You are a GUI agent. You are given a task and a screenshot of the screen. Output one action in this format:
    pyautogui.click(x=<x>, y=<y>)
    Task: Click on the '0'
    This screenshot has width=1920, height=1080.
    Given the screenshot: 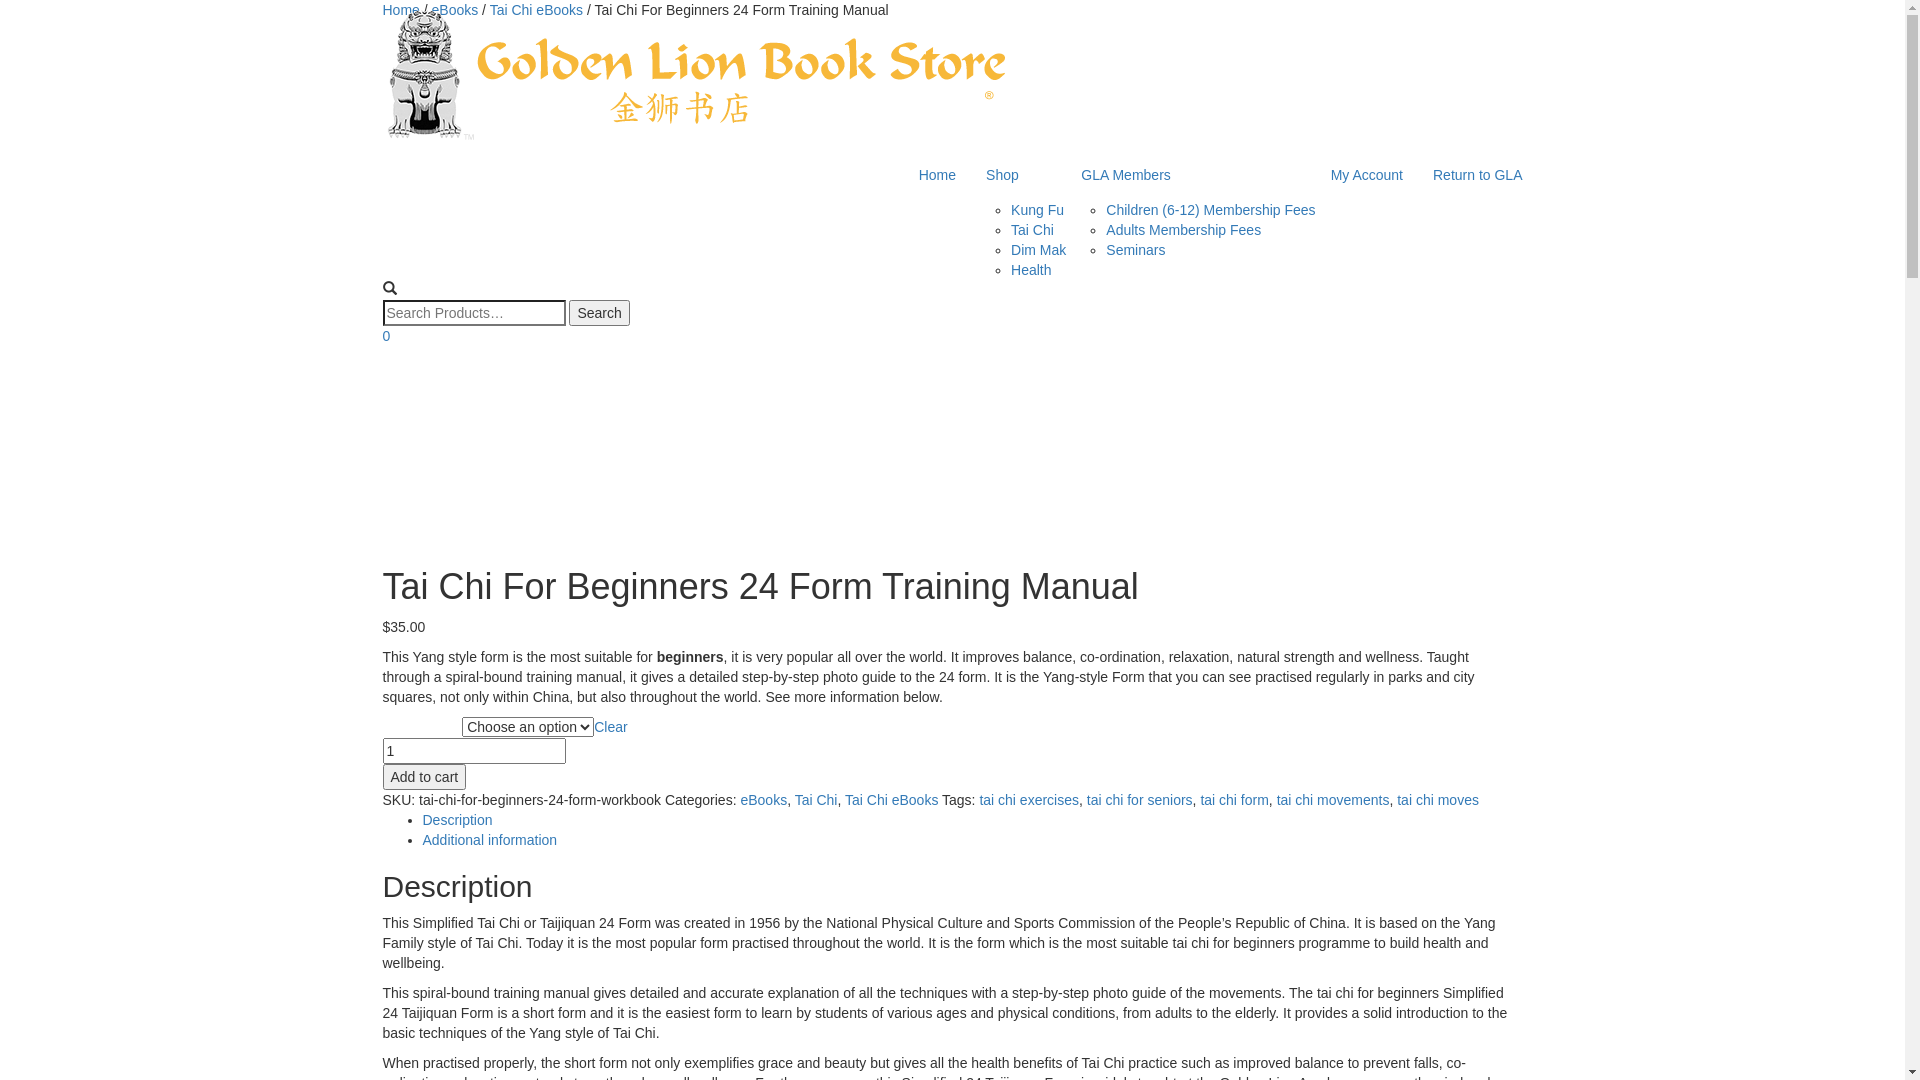 What is the action you would take?
    pyautogui.click(x=385, y=334)
    